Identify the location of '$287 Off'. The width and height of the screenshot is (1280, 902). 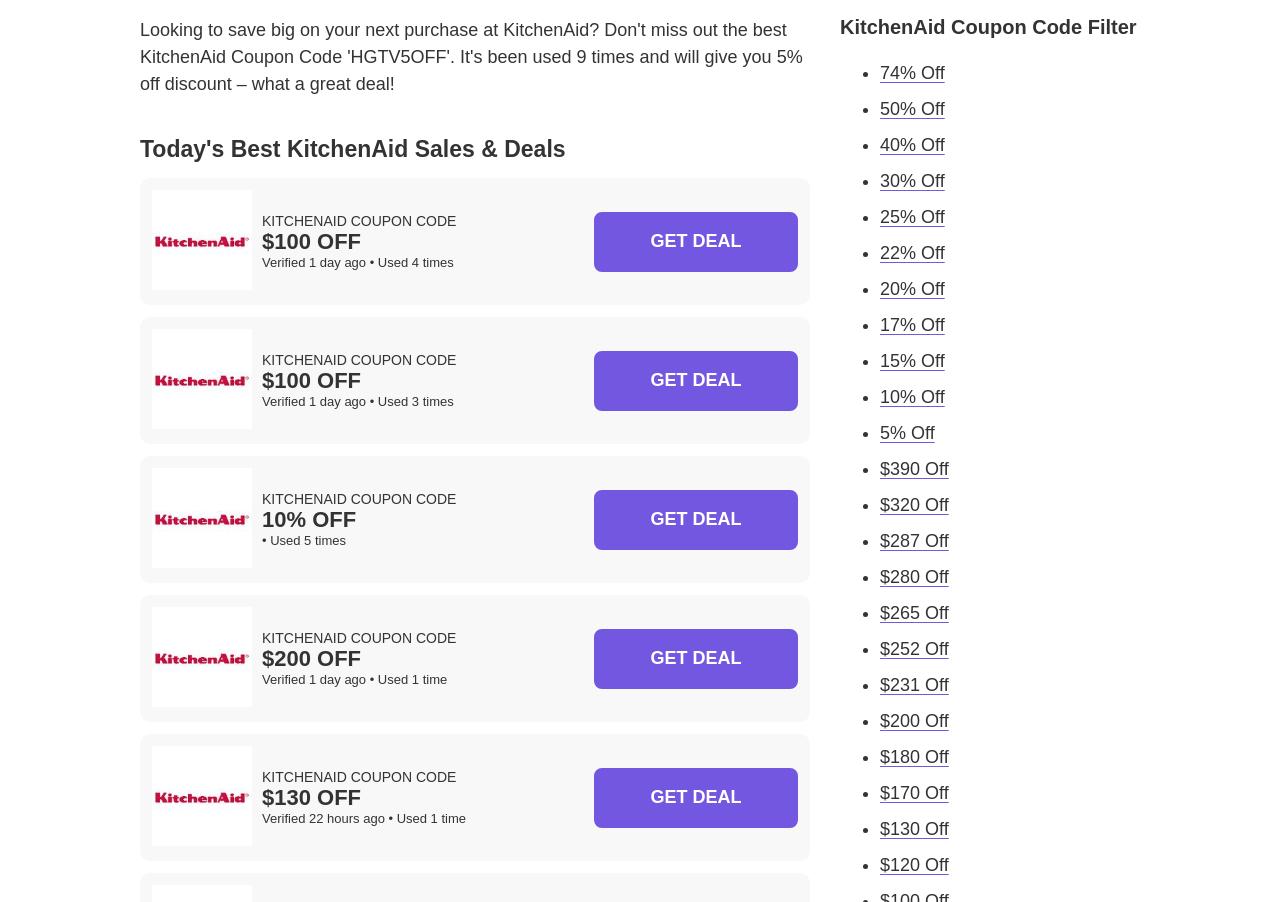
(880, 540).